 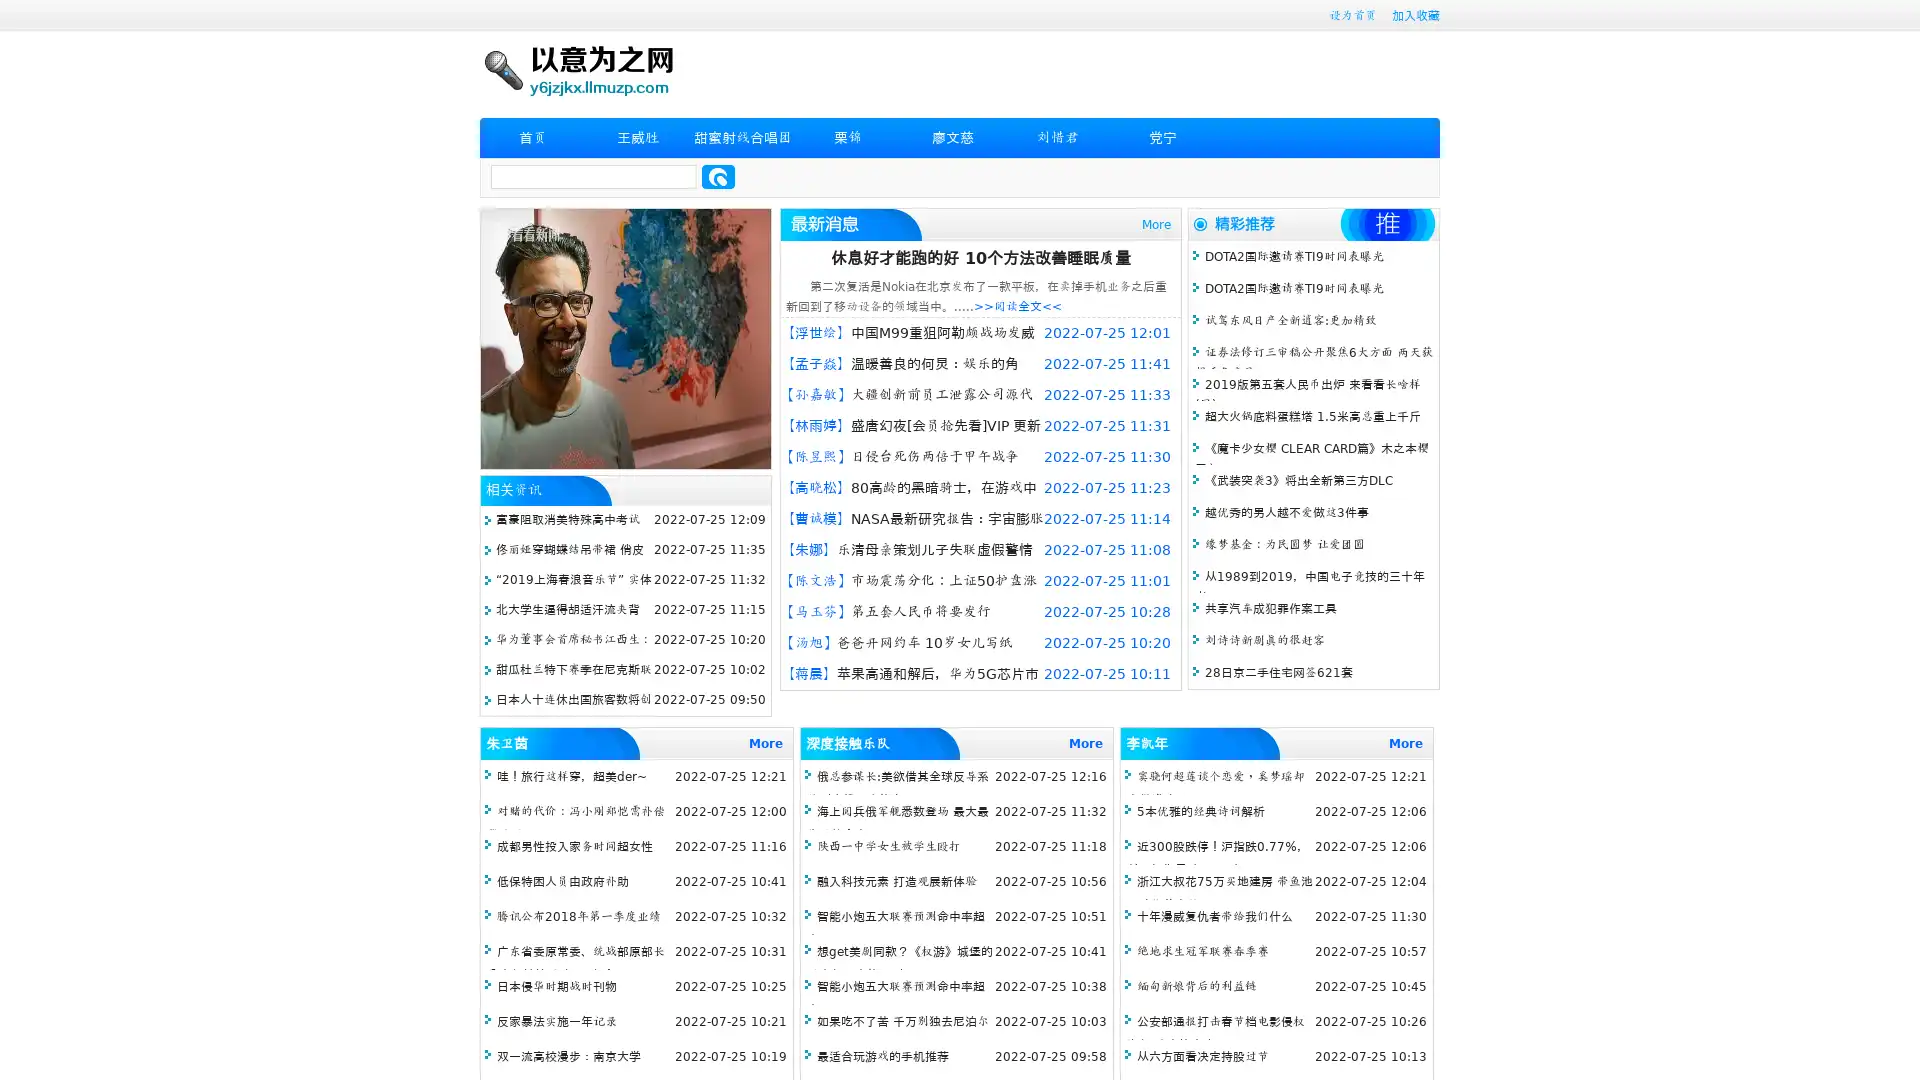 What do you see at coordinates (718, 176) in the screenshot?
I see `Search` at bounding box center [718, 176].